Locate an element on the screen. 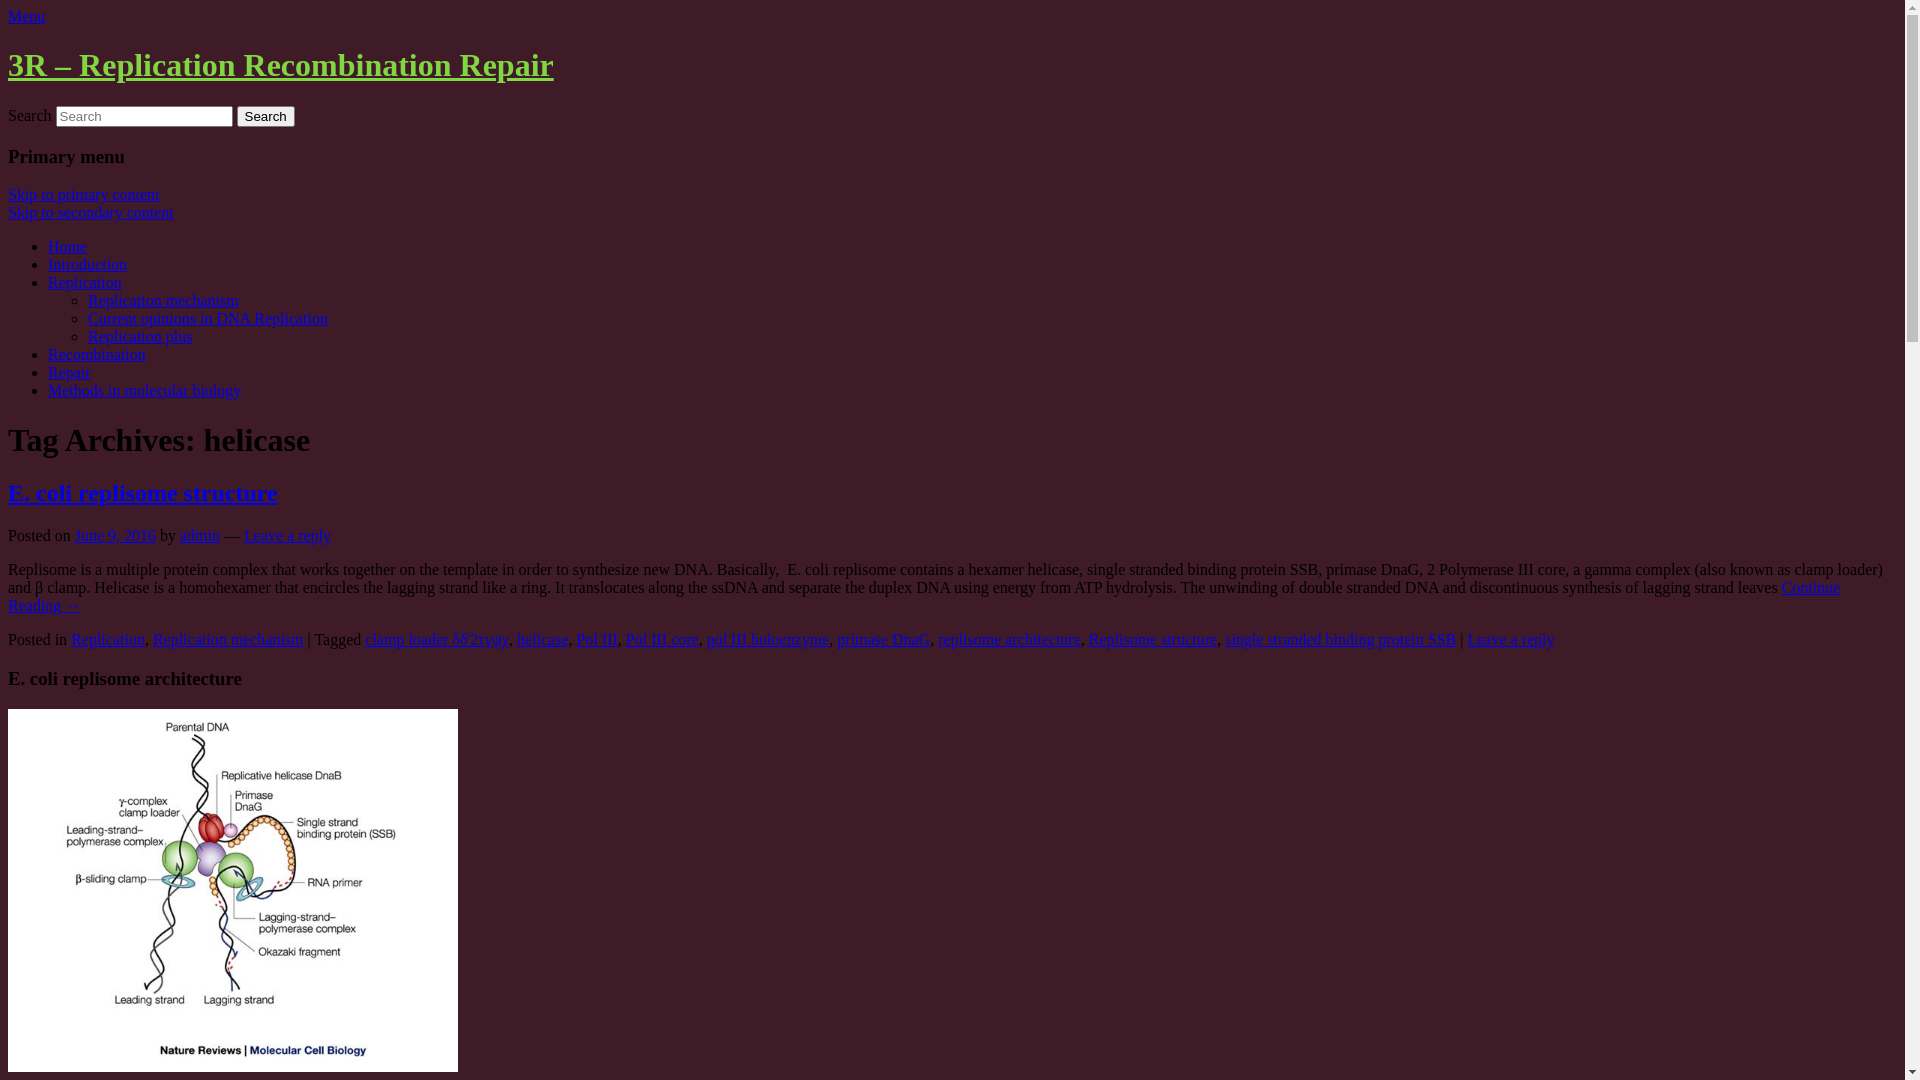 This screenshot has height=1080, width=1920. 'Replication' is located at coordinates (106, 639).